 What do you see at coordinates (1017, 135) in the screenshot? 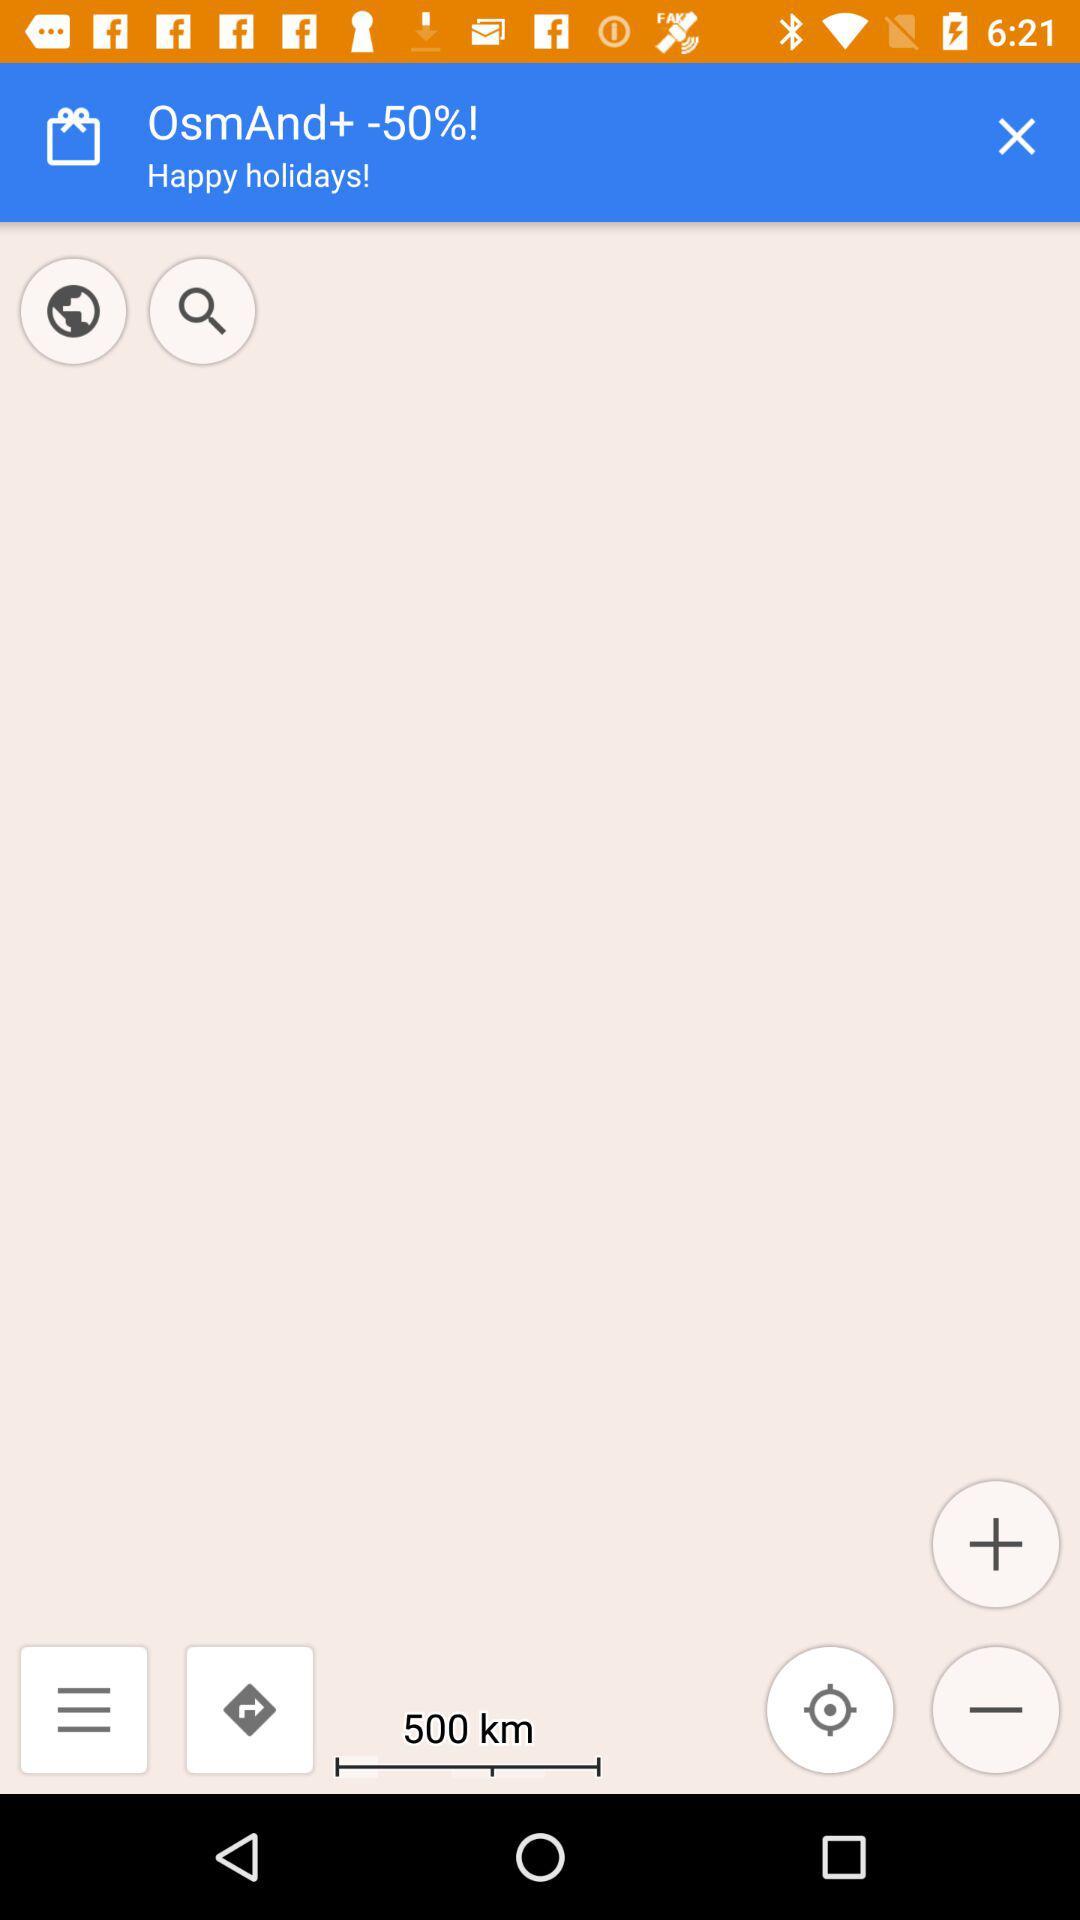
I see `item at the top right corner` at bounding box center [1017, 135].